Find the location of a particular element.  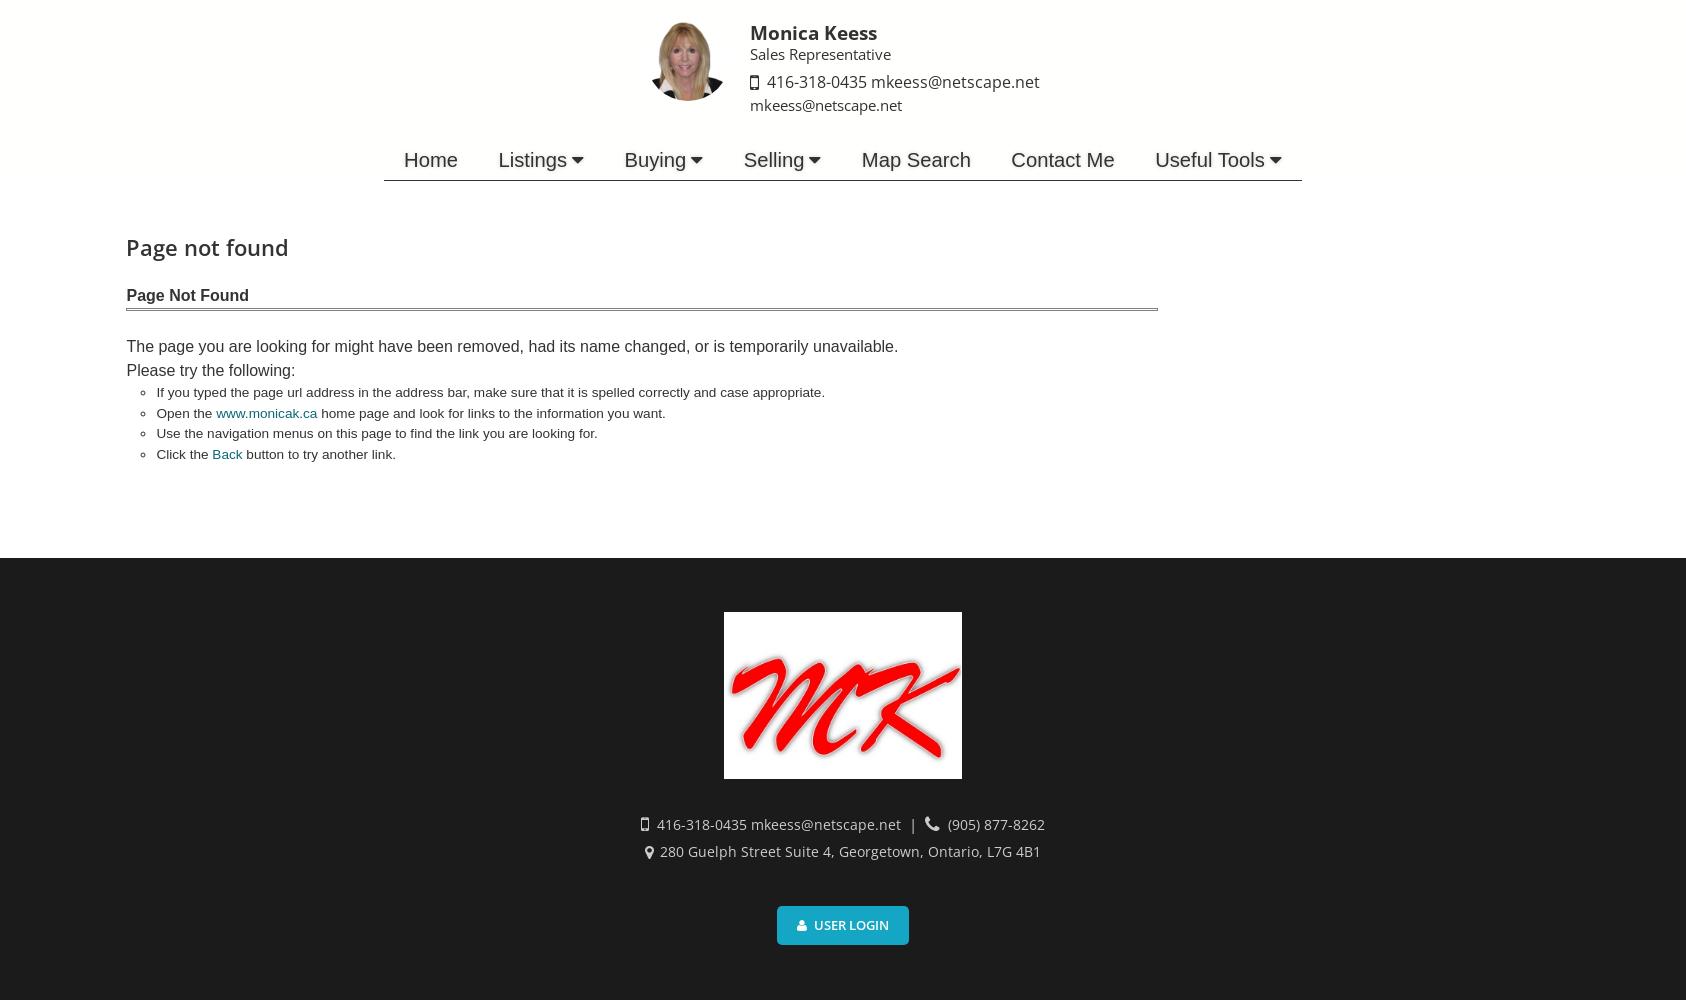

'Pre-Construction Condo Finder' is located at coordinates (495, 303).